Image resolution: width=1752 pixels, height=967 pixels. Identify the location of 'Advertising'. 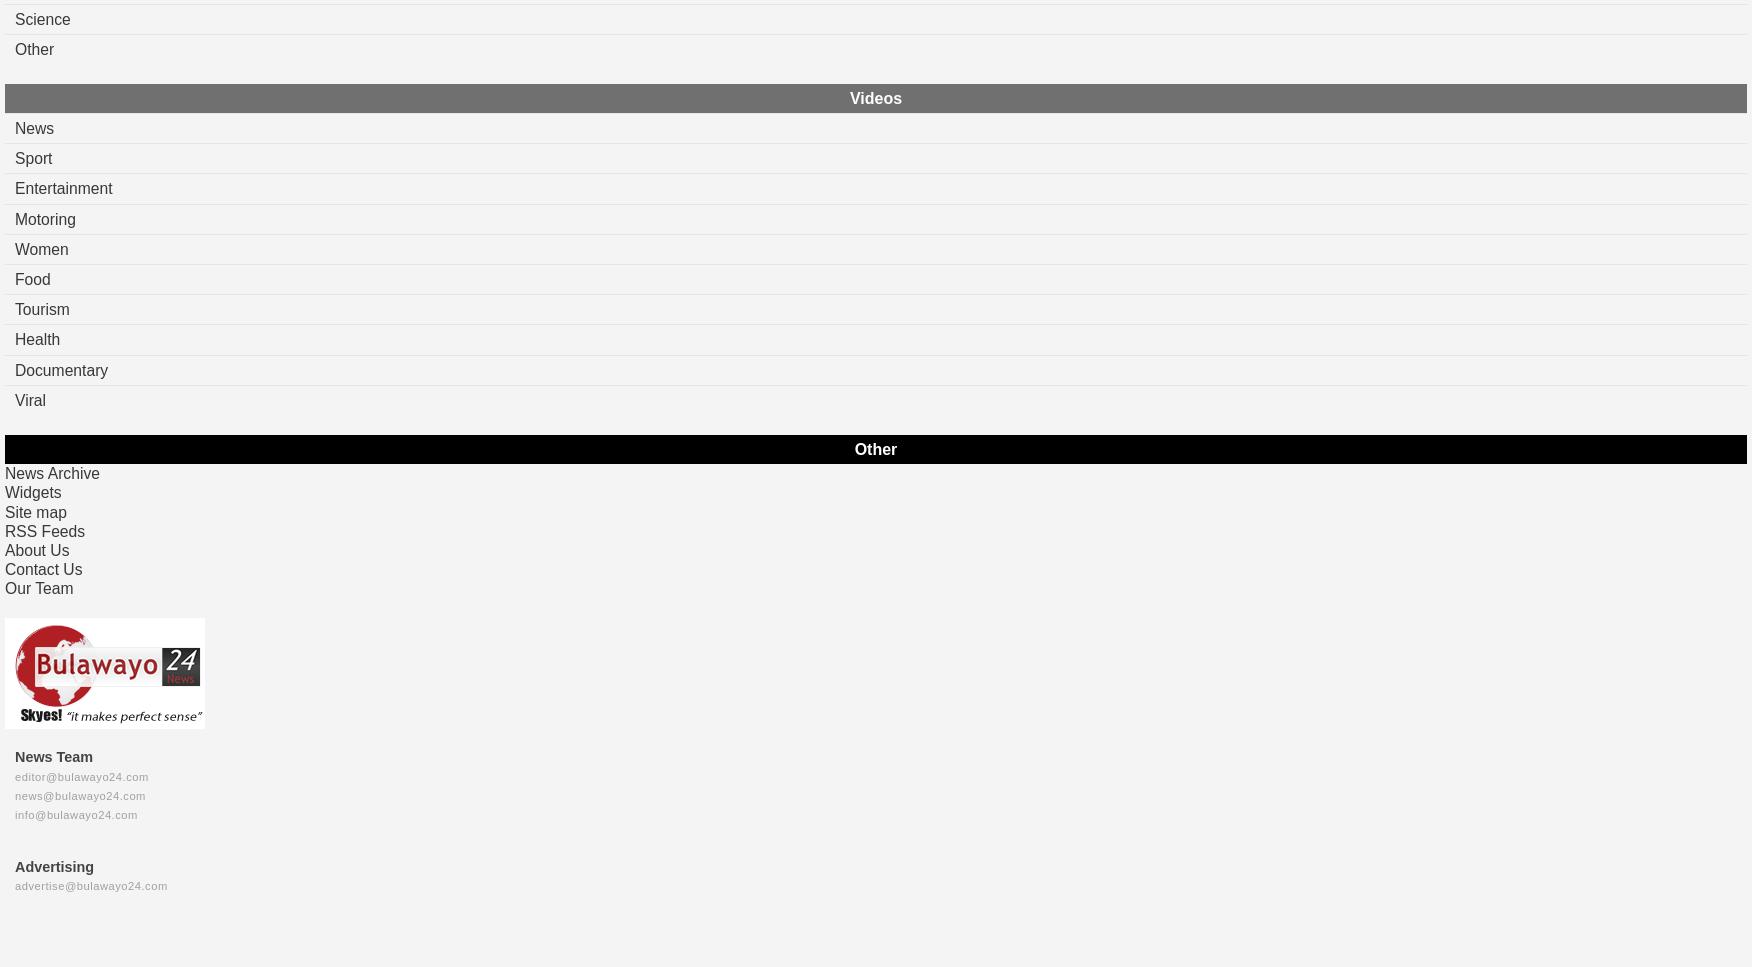
(54, 865).